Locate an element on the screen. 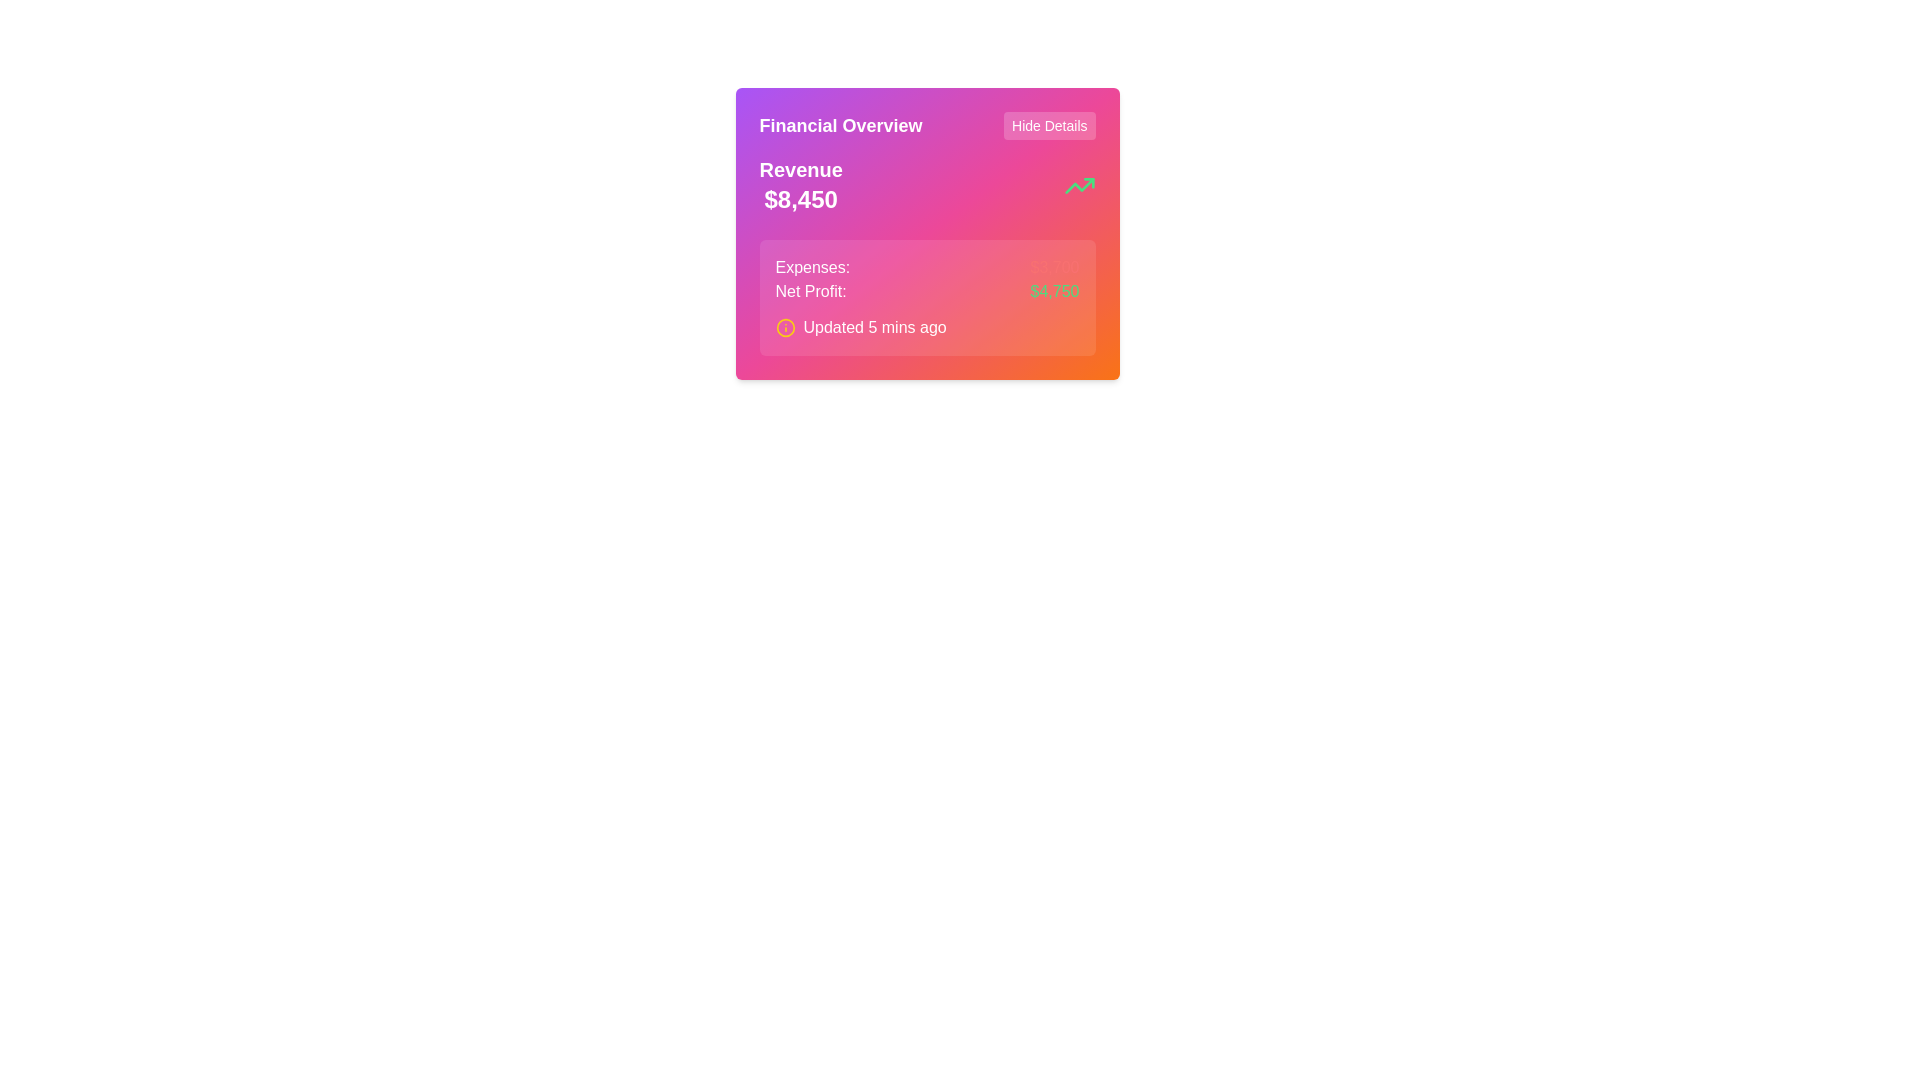 The height and width of the screenshot is (1080, 1920). the toggle button in the upper-right corner of the 'Financial Overview' section to observe the hover effect is located at coordinates (1048, 126).